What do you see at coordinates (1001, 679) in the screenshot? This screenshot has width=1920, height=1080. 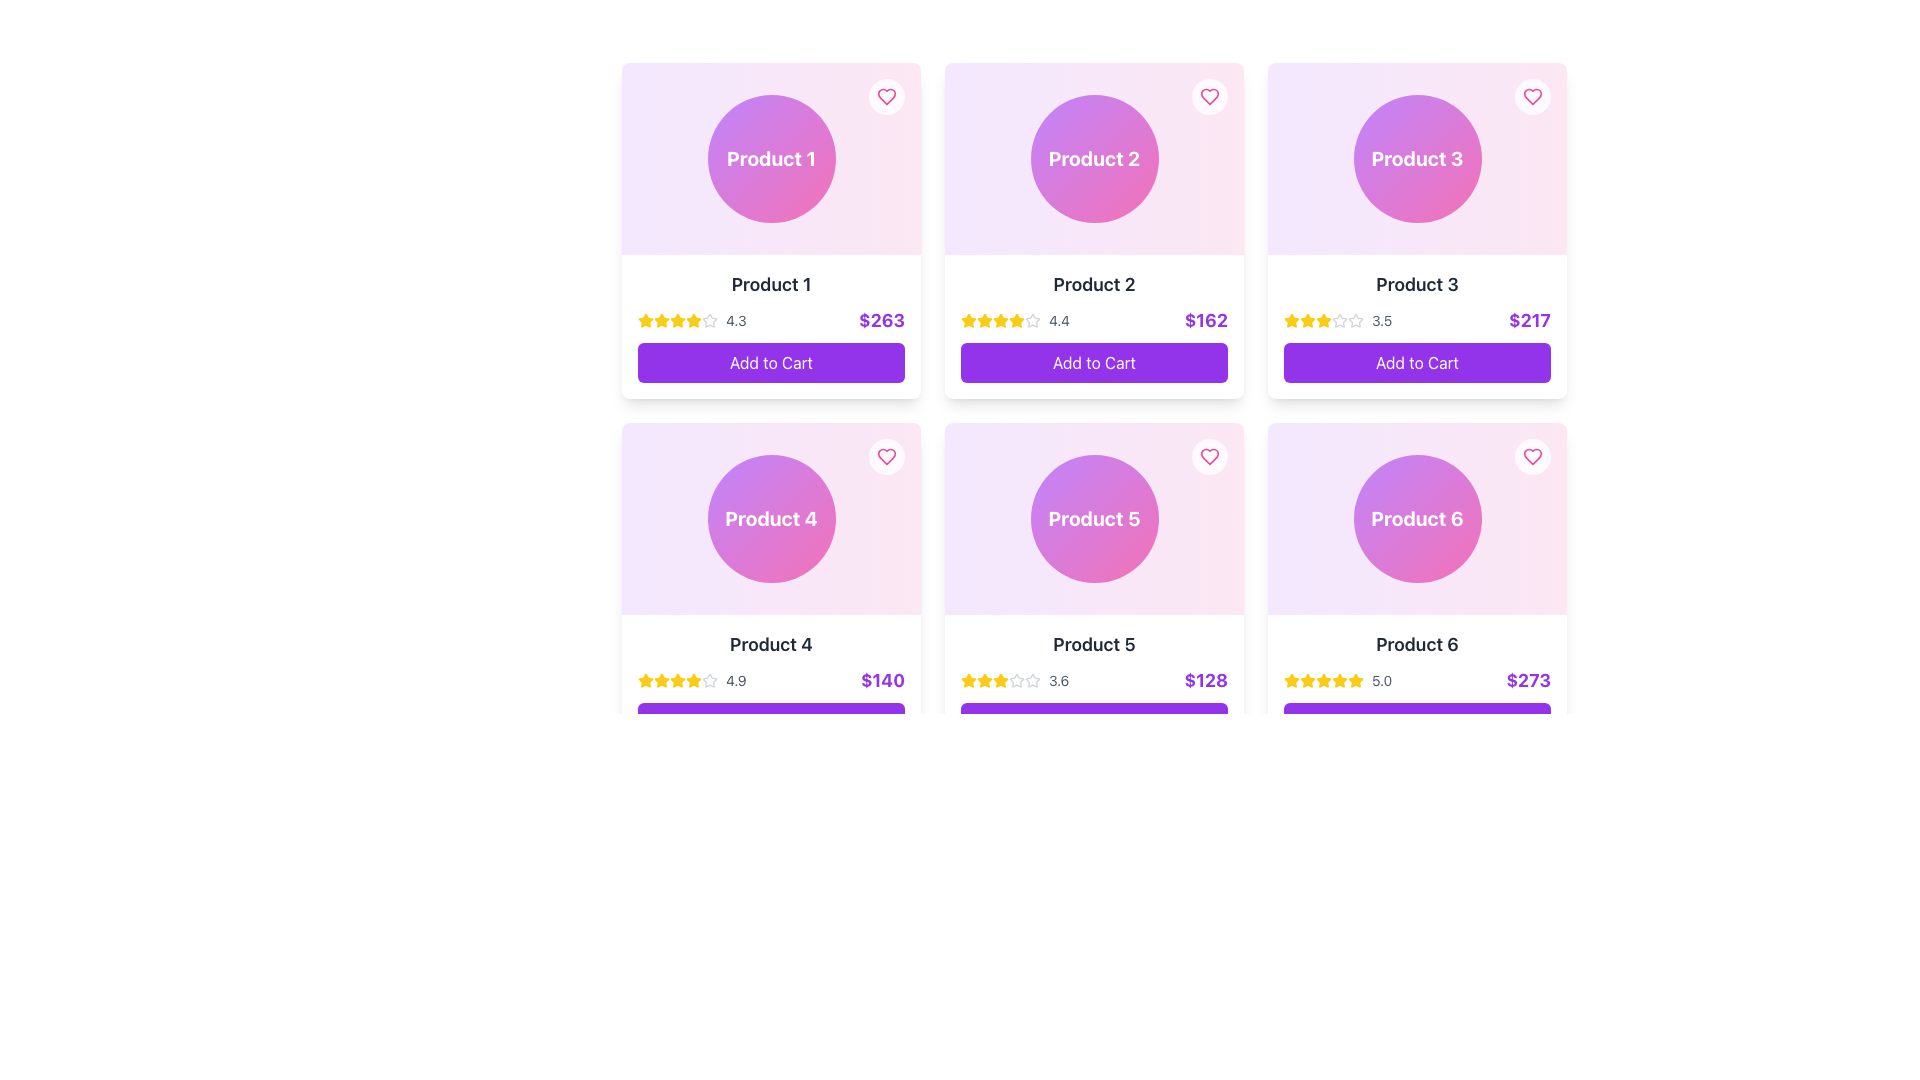 I see `the yellow star-shaped icon in the second row and second column of the grid layout` at bounding box center [1001, 679].